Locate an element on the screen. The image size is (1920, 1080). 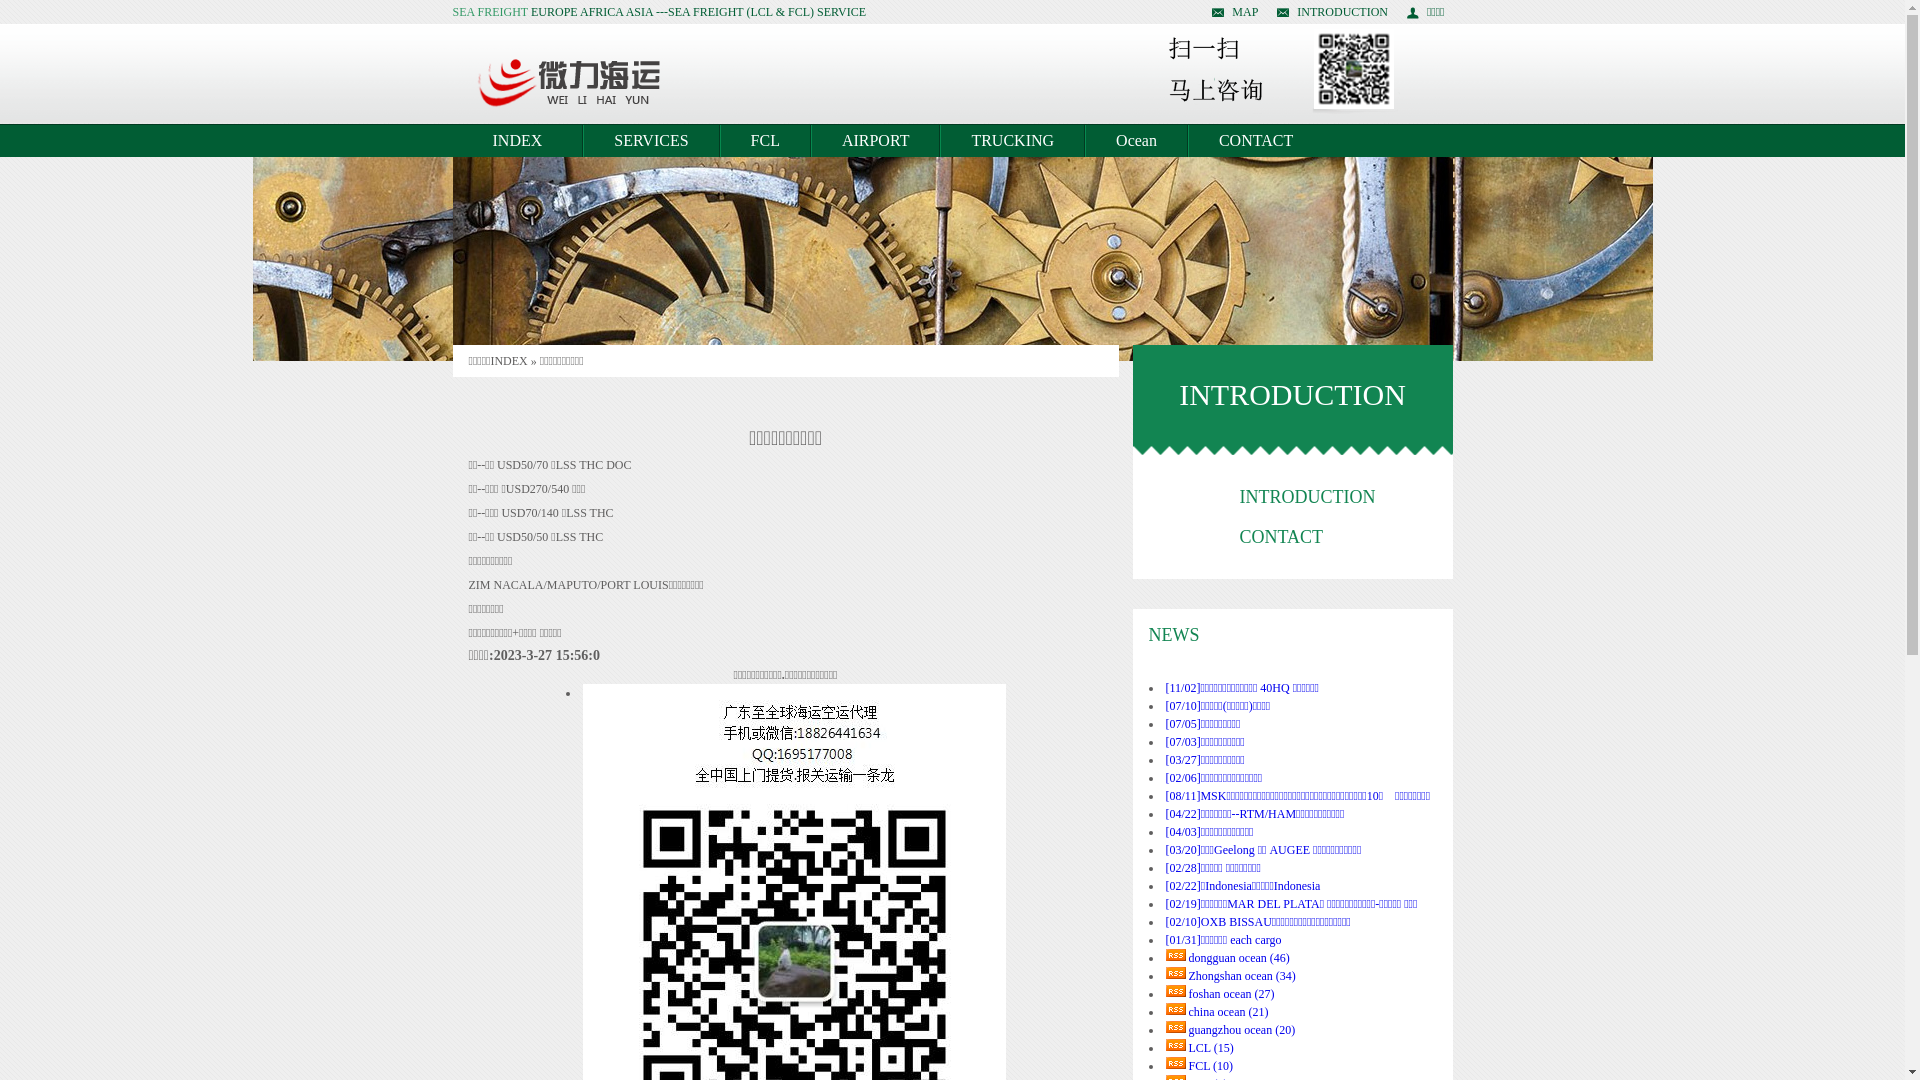
'INDEX' is located at coordinates (508, 361).